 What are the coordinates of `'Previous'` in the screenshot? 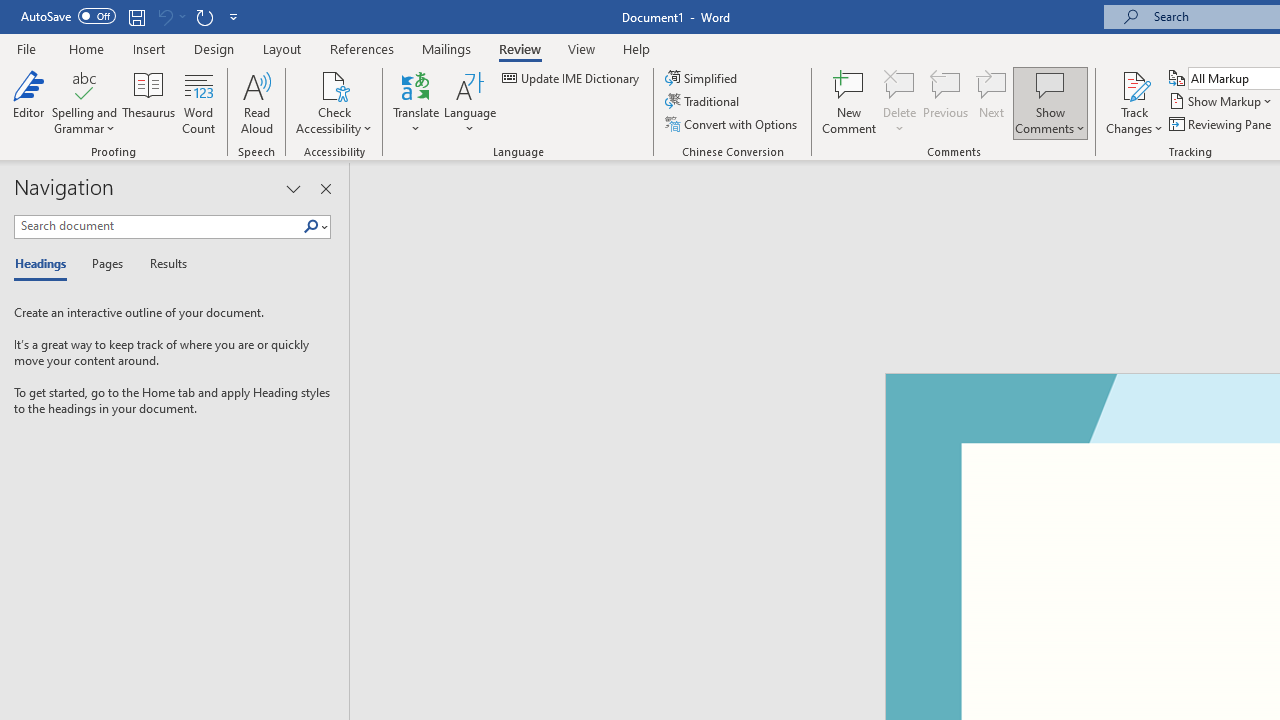 It's located at (945, 103).